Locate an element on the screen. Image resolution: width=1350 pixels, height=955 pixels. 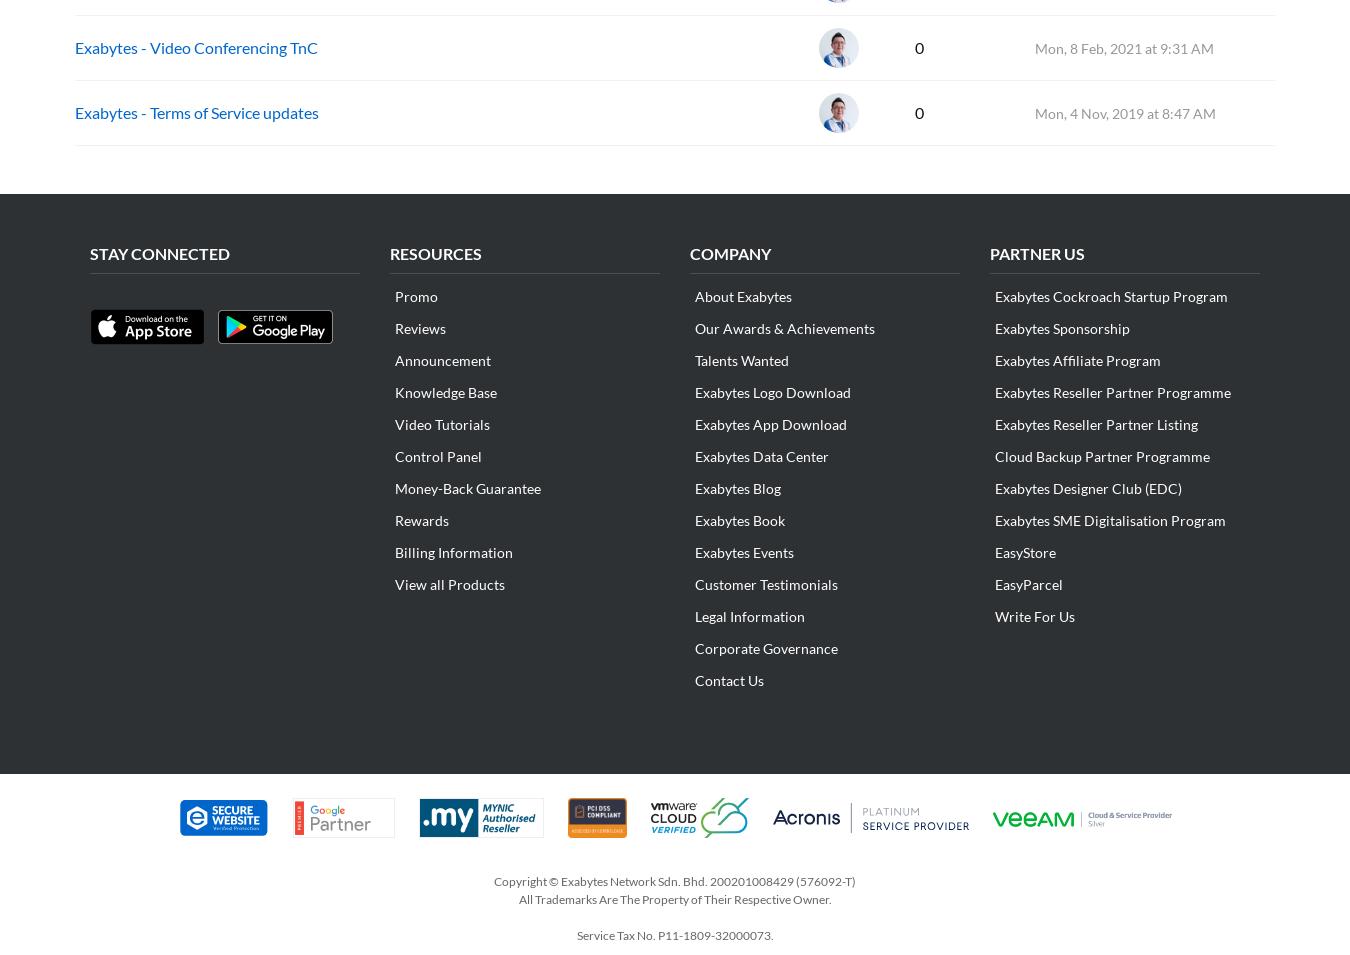
'Copyright © Exabytes Network Sdn. Bhd. 200201008429 (576092-T)' is located at coordinates (675, 881).